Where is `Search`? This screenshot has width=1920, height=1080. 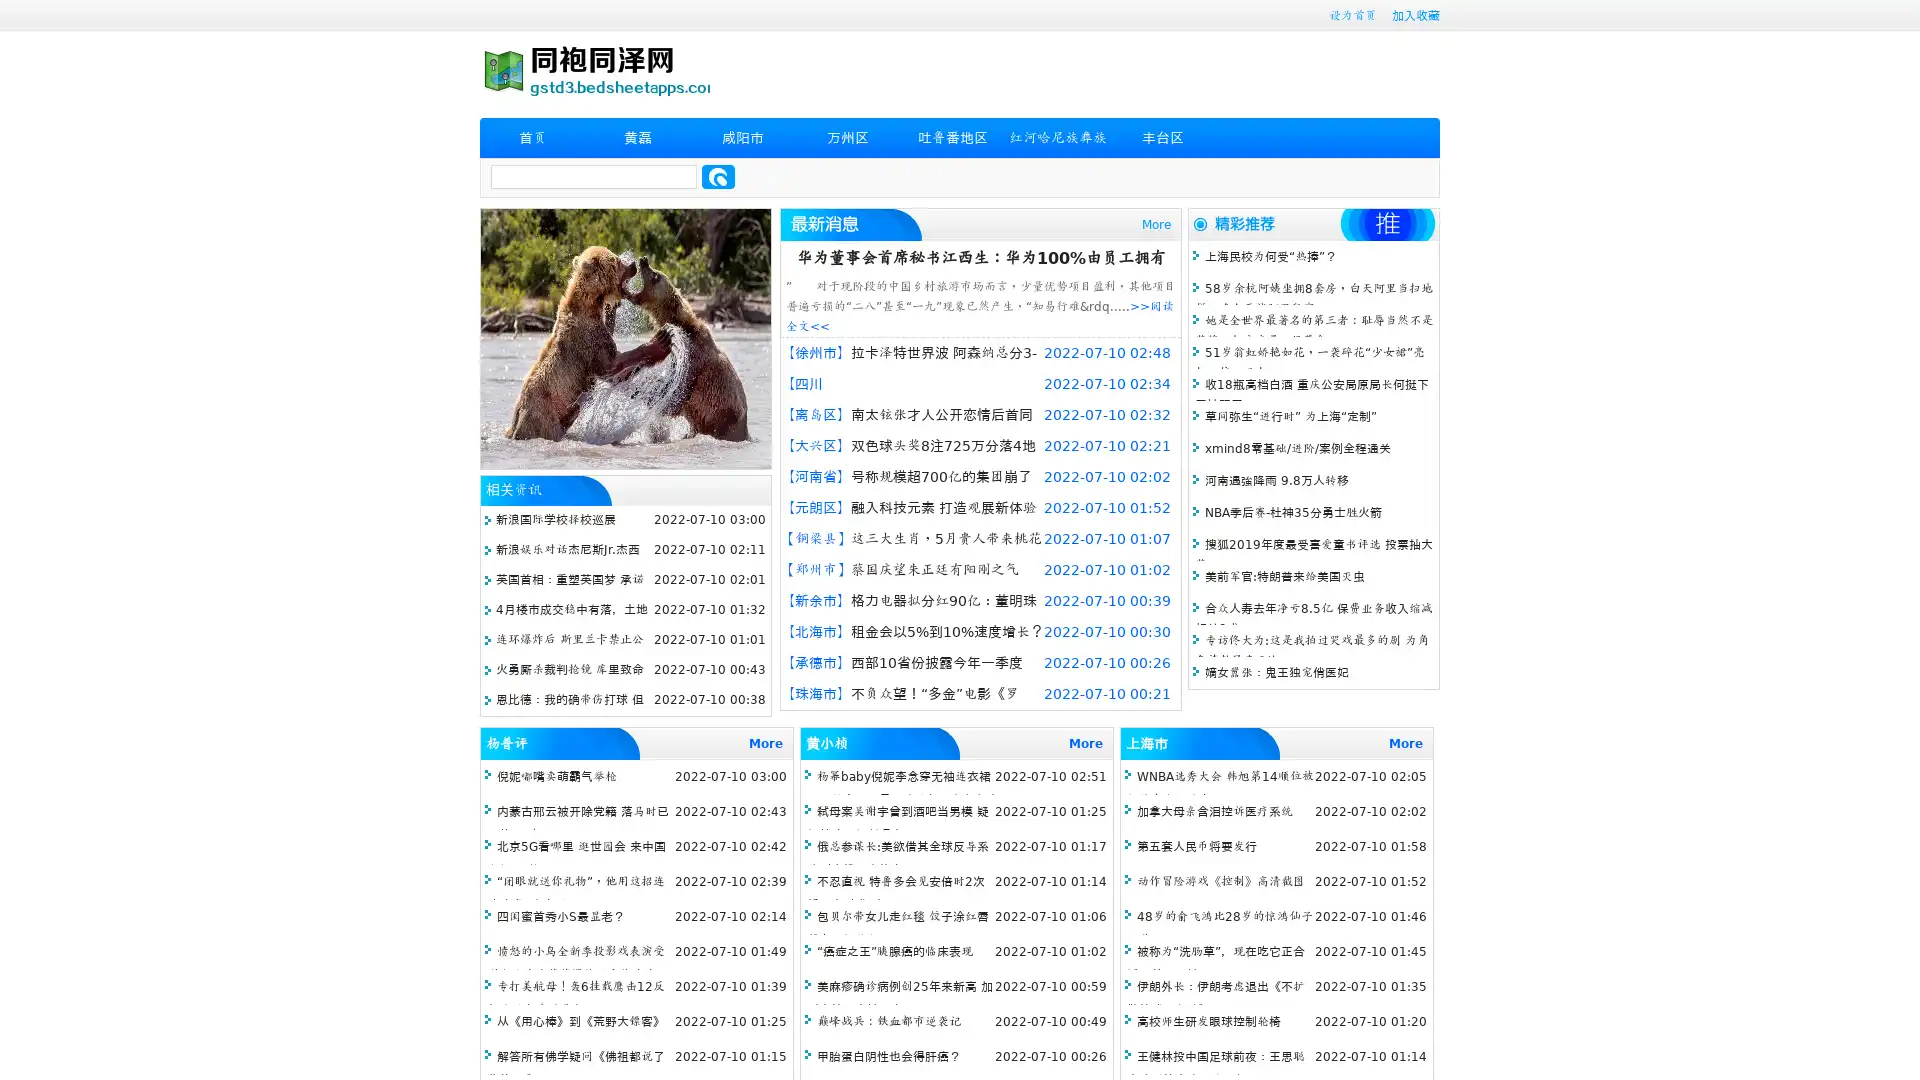 Search is located at coordinates (718, 176).